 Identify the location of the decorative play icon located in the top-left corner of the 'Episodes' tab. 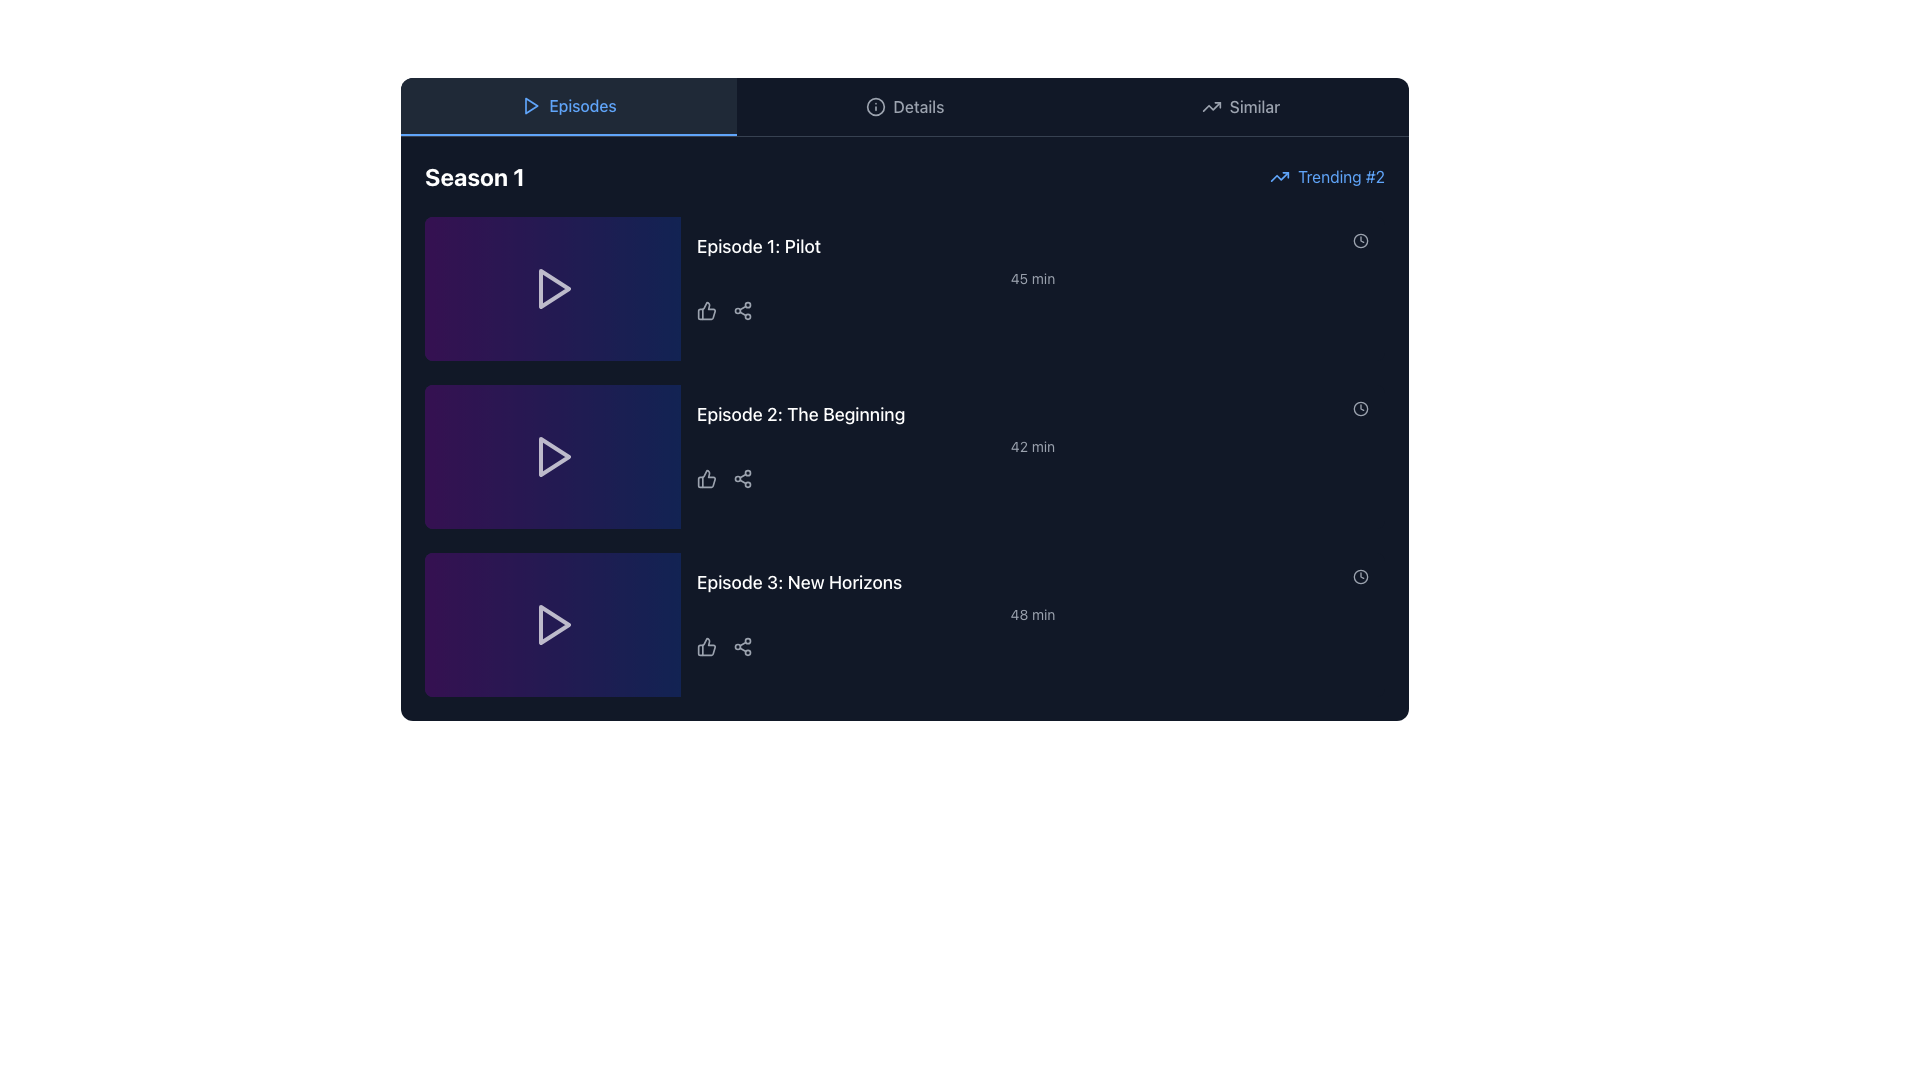
(531, 105).